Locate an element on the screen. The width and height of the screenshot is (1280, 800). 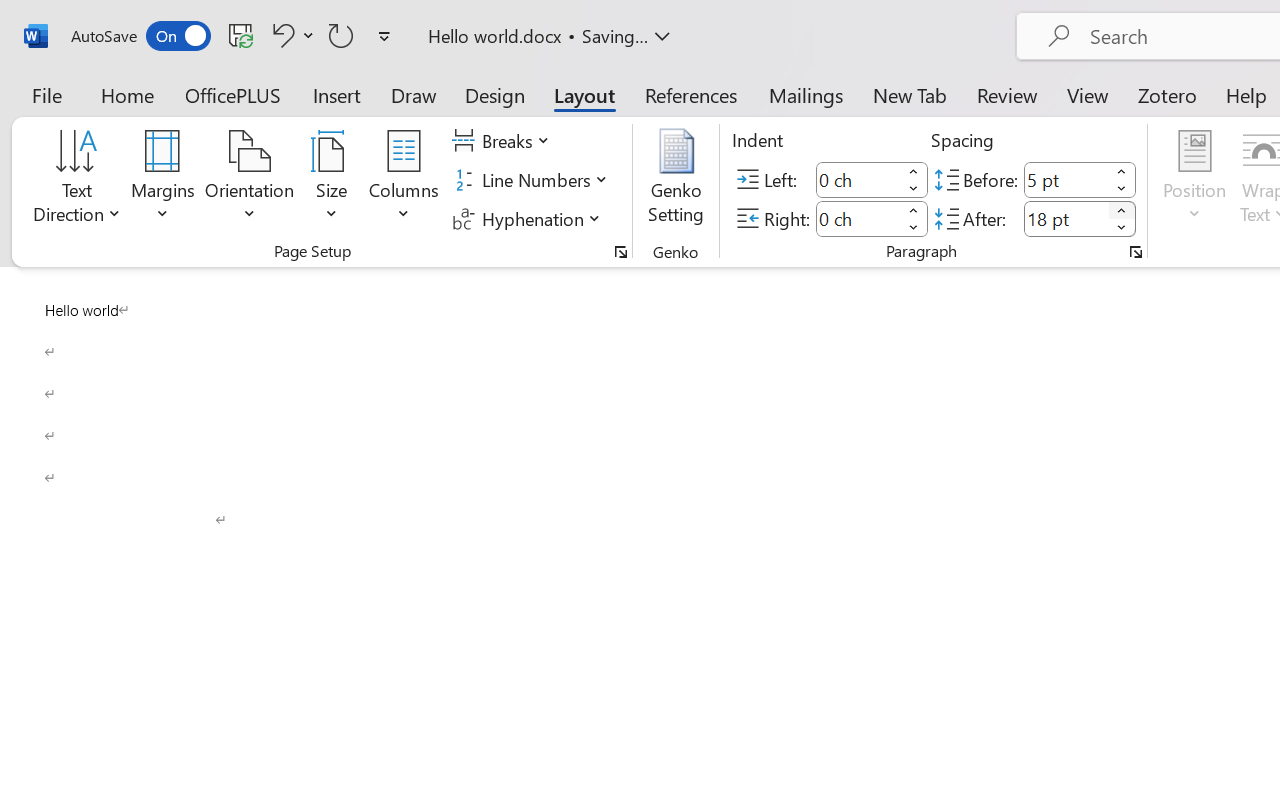
'Zotero' is located at coordinates (1167, 94).